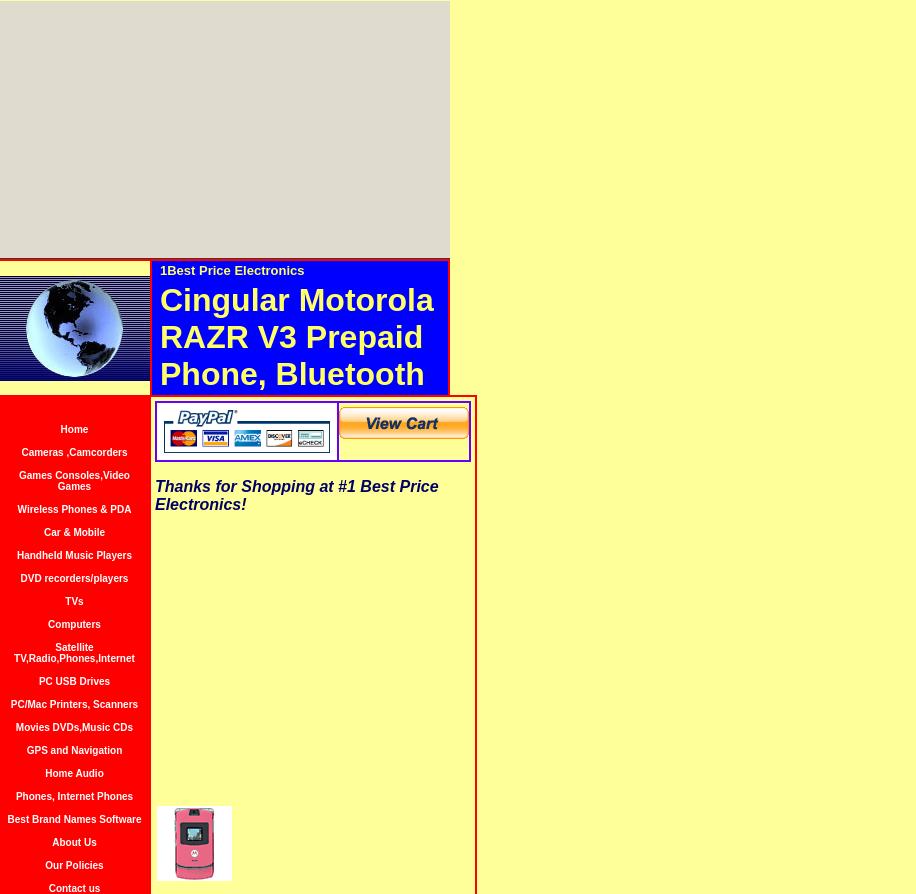 Image resolution: width=916 pixels, height=894 pixels. I want to click on 'Cingular Motorola RAZR V3 Prepaid Phone, Bluetooth', so click(295, 336).